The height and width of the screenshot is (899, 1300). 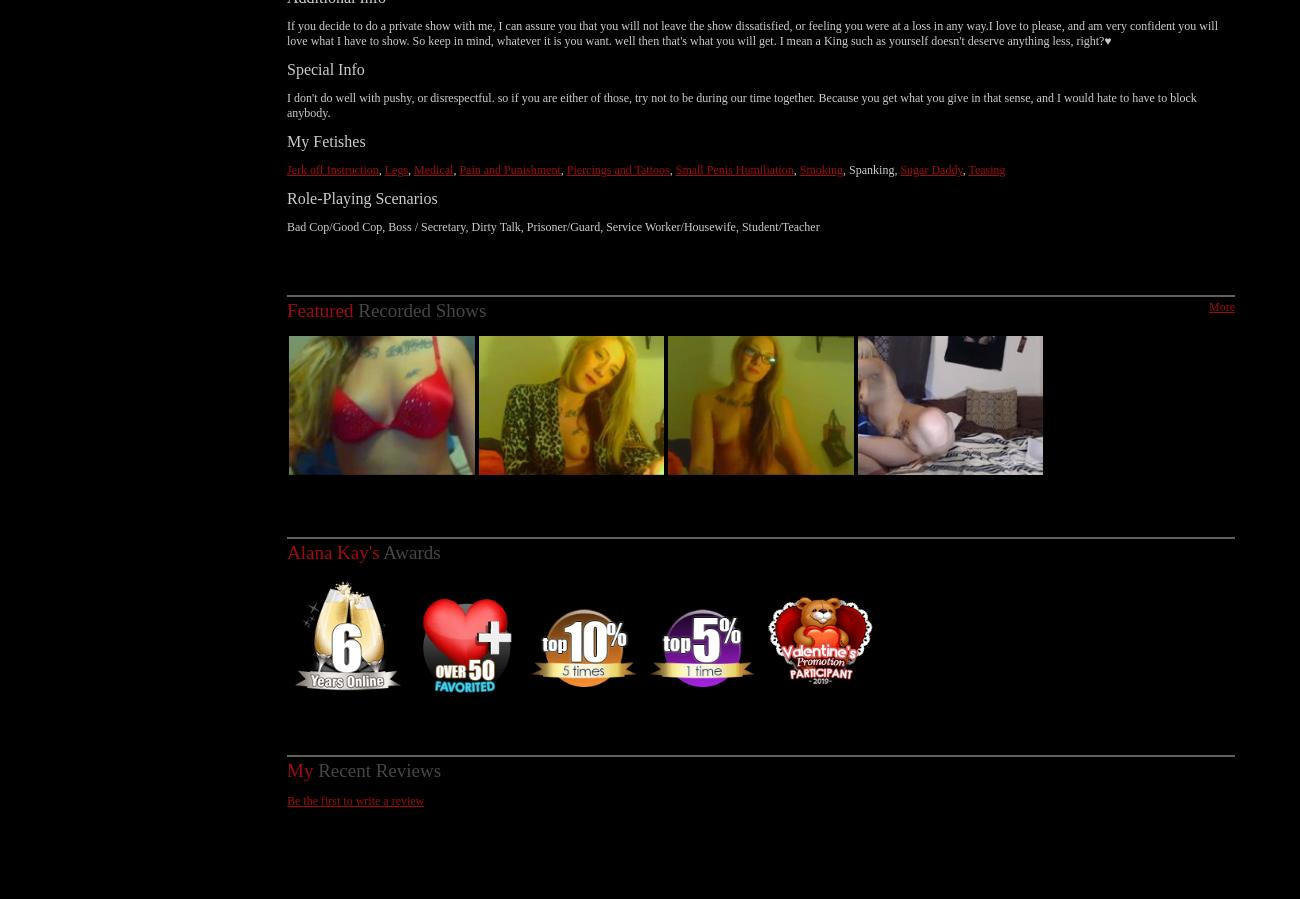 I want to click on 'Pain and Punishment', so click(x=509, y=146).